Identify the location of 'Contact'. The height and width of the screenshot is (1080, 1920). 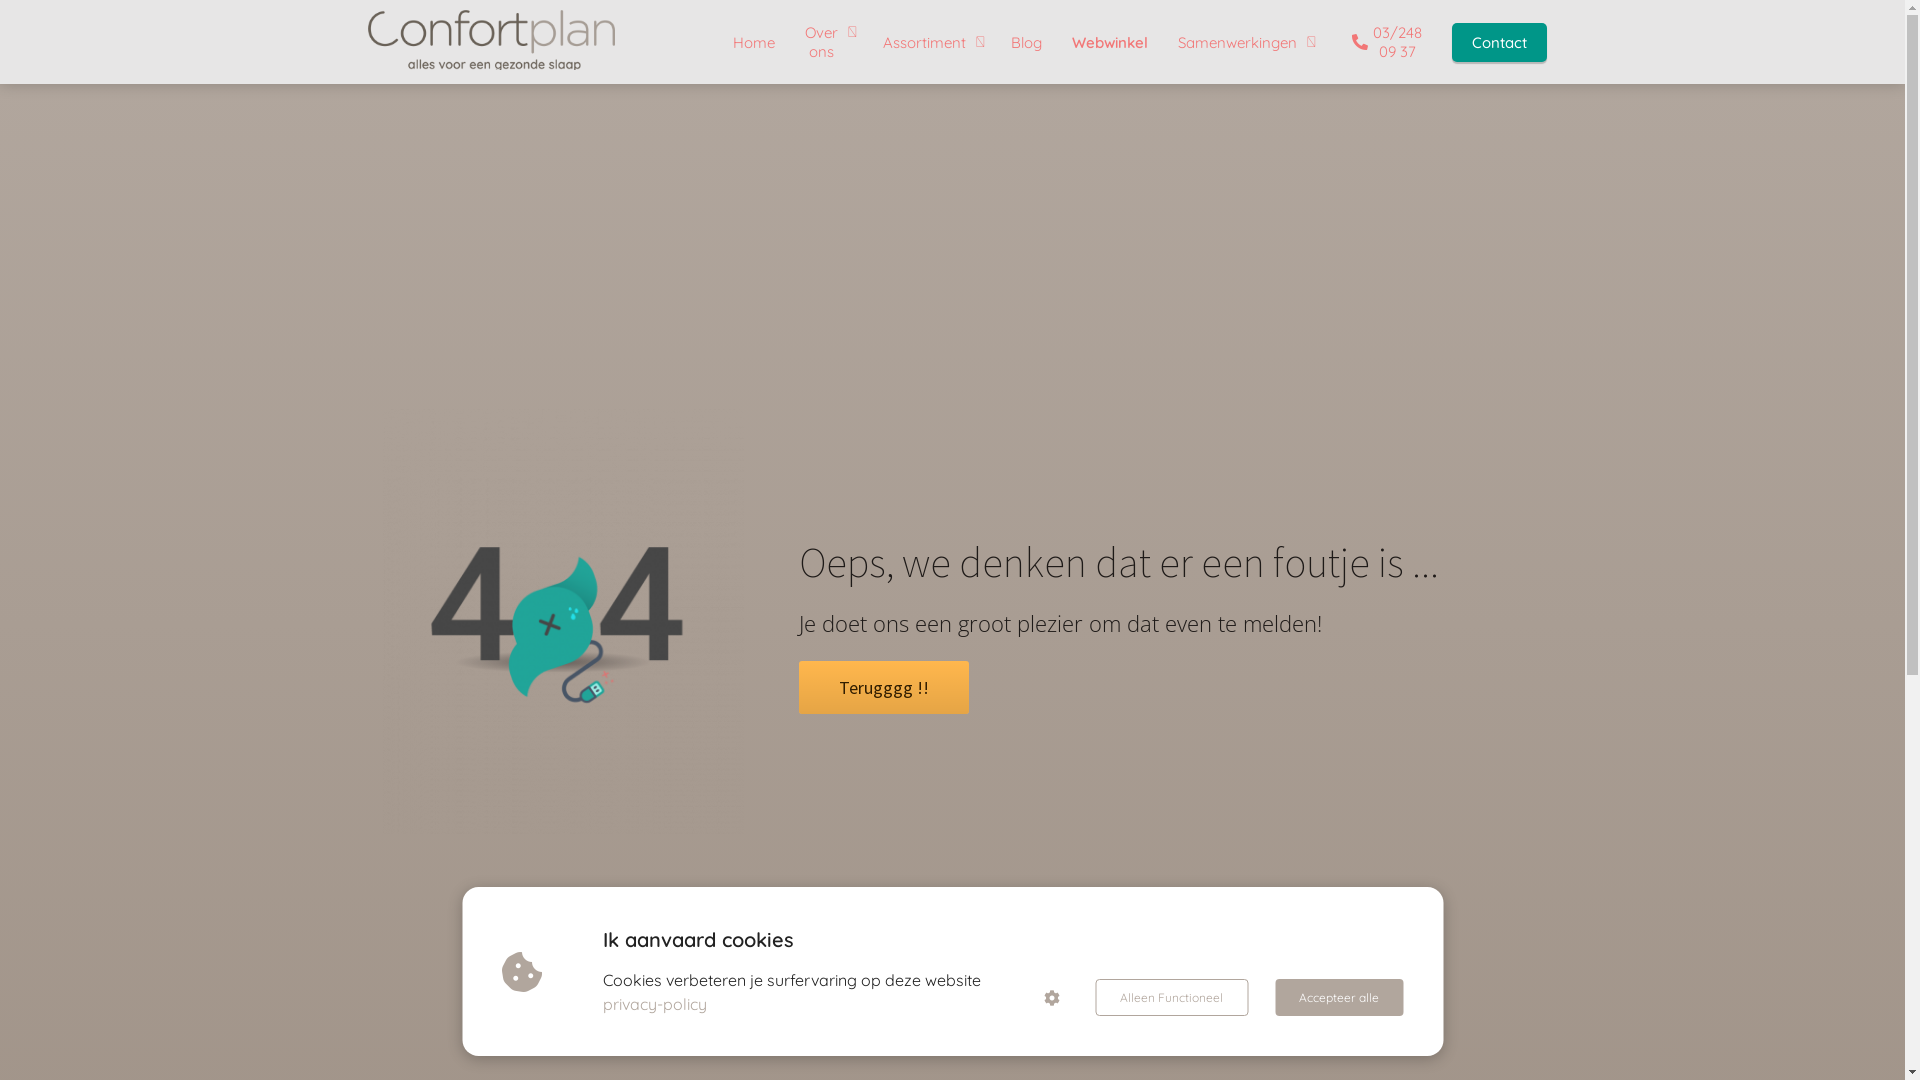
(1434, 42).